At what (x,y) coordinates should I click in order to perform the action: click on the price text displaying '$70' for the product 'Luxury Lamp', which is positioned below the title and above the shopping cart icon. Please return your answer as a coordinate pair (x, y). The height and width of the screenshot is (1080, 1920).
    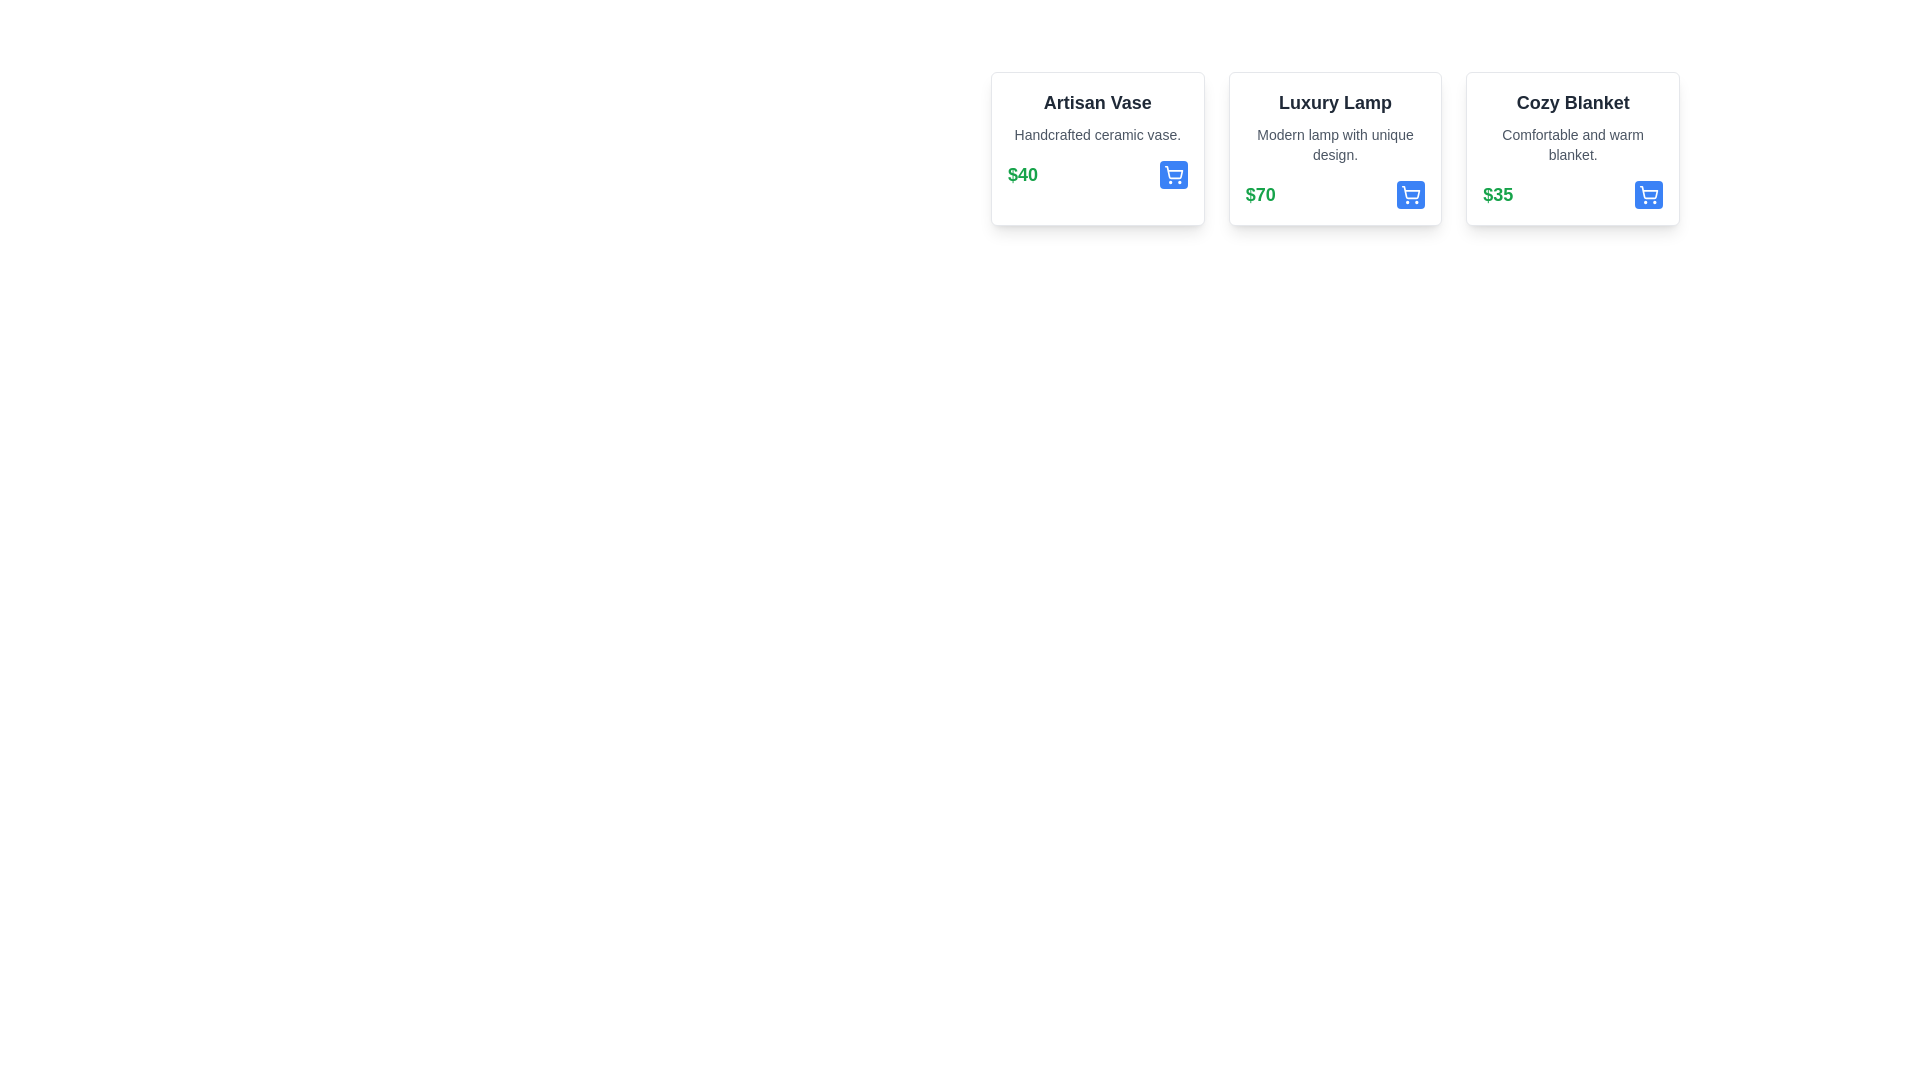
    Looking at the image, I should click on (1259, 195).